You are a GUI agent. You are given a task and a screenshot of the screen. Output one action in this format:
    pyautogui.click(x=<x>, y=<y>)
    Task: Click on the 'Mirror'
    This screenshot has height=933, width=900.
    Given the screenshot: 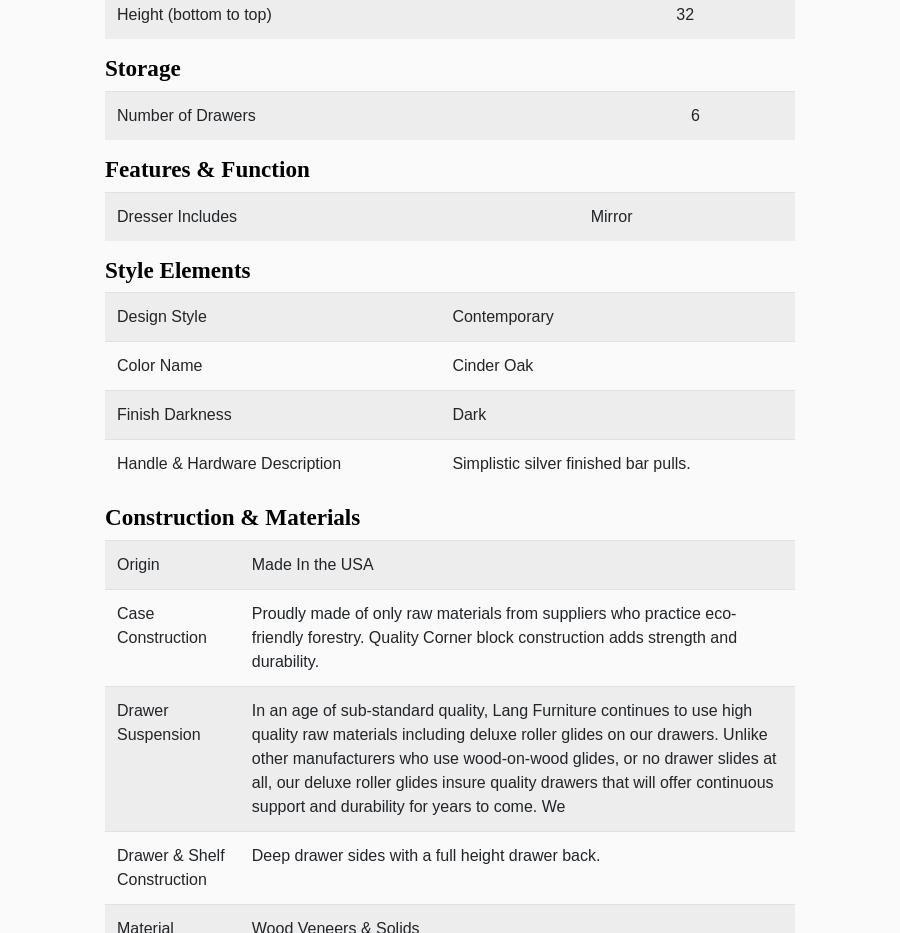 What is the action you would take?
    pyautogui.click(x=611, y=214)
    